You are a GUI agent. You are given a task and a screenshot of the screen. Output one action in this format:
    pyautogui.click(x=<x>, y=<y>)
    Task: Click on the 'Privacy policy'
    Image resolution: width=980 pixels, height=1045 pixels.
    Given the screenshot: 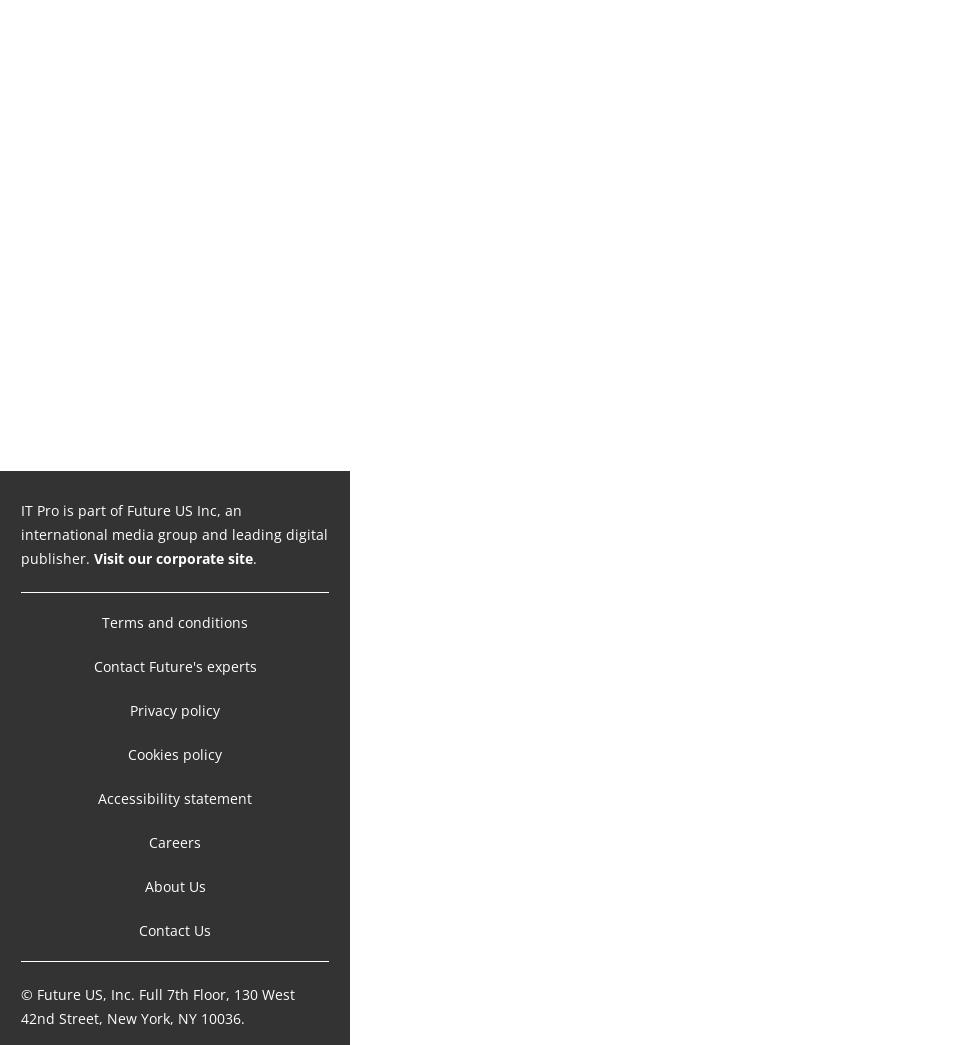 What is the action you would take?
    pyautogui.click(x=175, y=689)
    